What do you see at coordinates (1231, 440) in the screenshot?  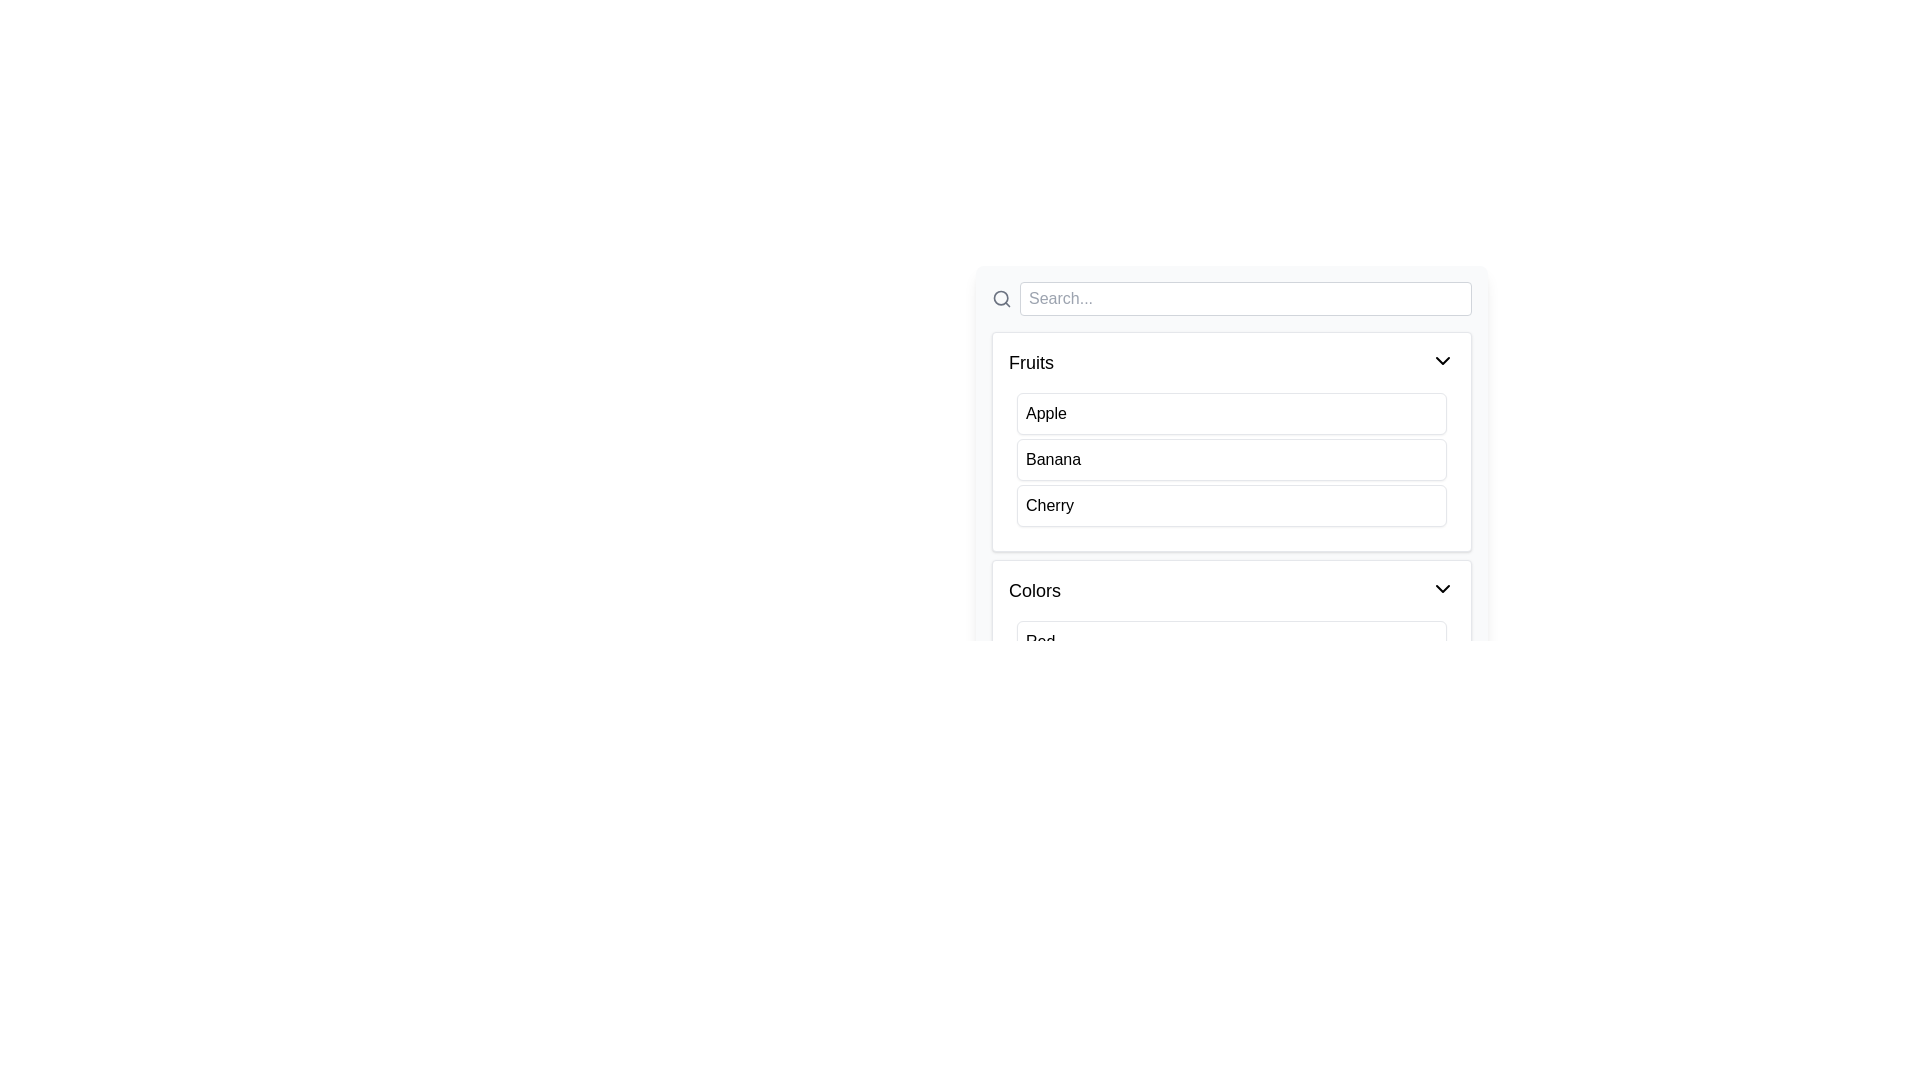 I see `the dropdown option labeled 'Banana'` at bounding box center [1231, 440].